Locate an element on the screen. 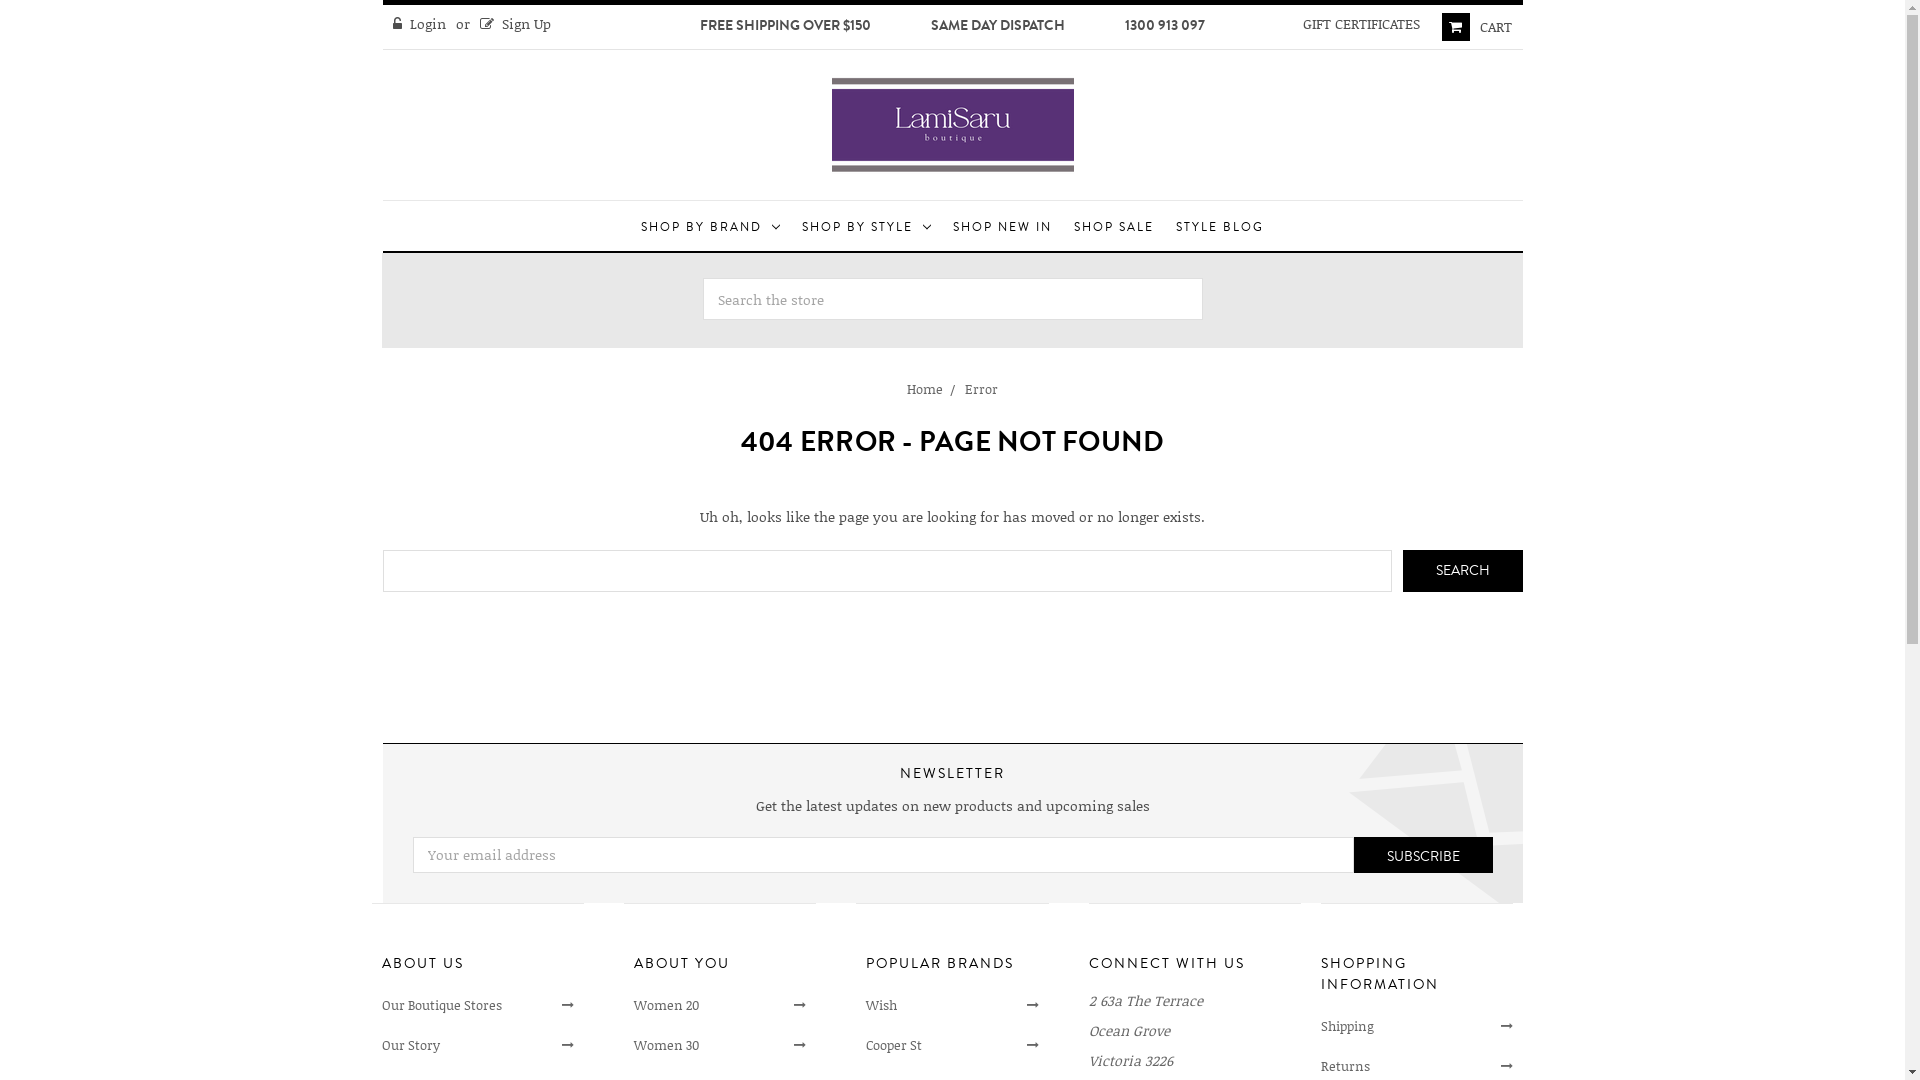 This screenshot has width=1920, height=1080. 'FREE SHIPPING OVER $150' is located at coordinates (784, 25).